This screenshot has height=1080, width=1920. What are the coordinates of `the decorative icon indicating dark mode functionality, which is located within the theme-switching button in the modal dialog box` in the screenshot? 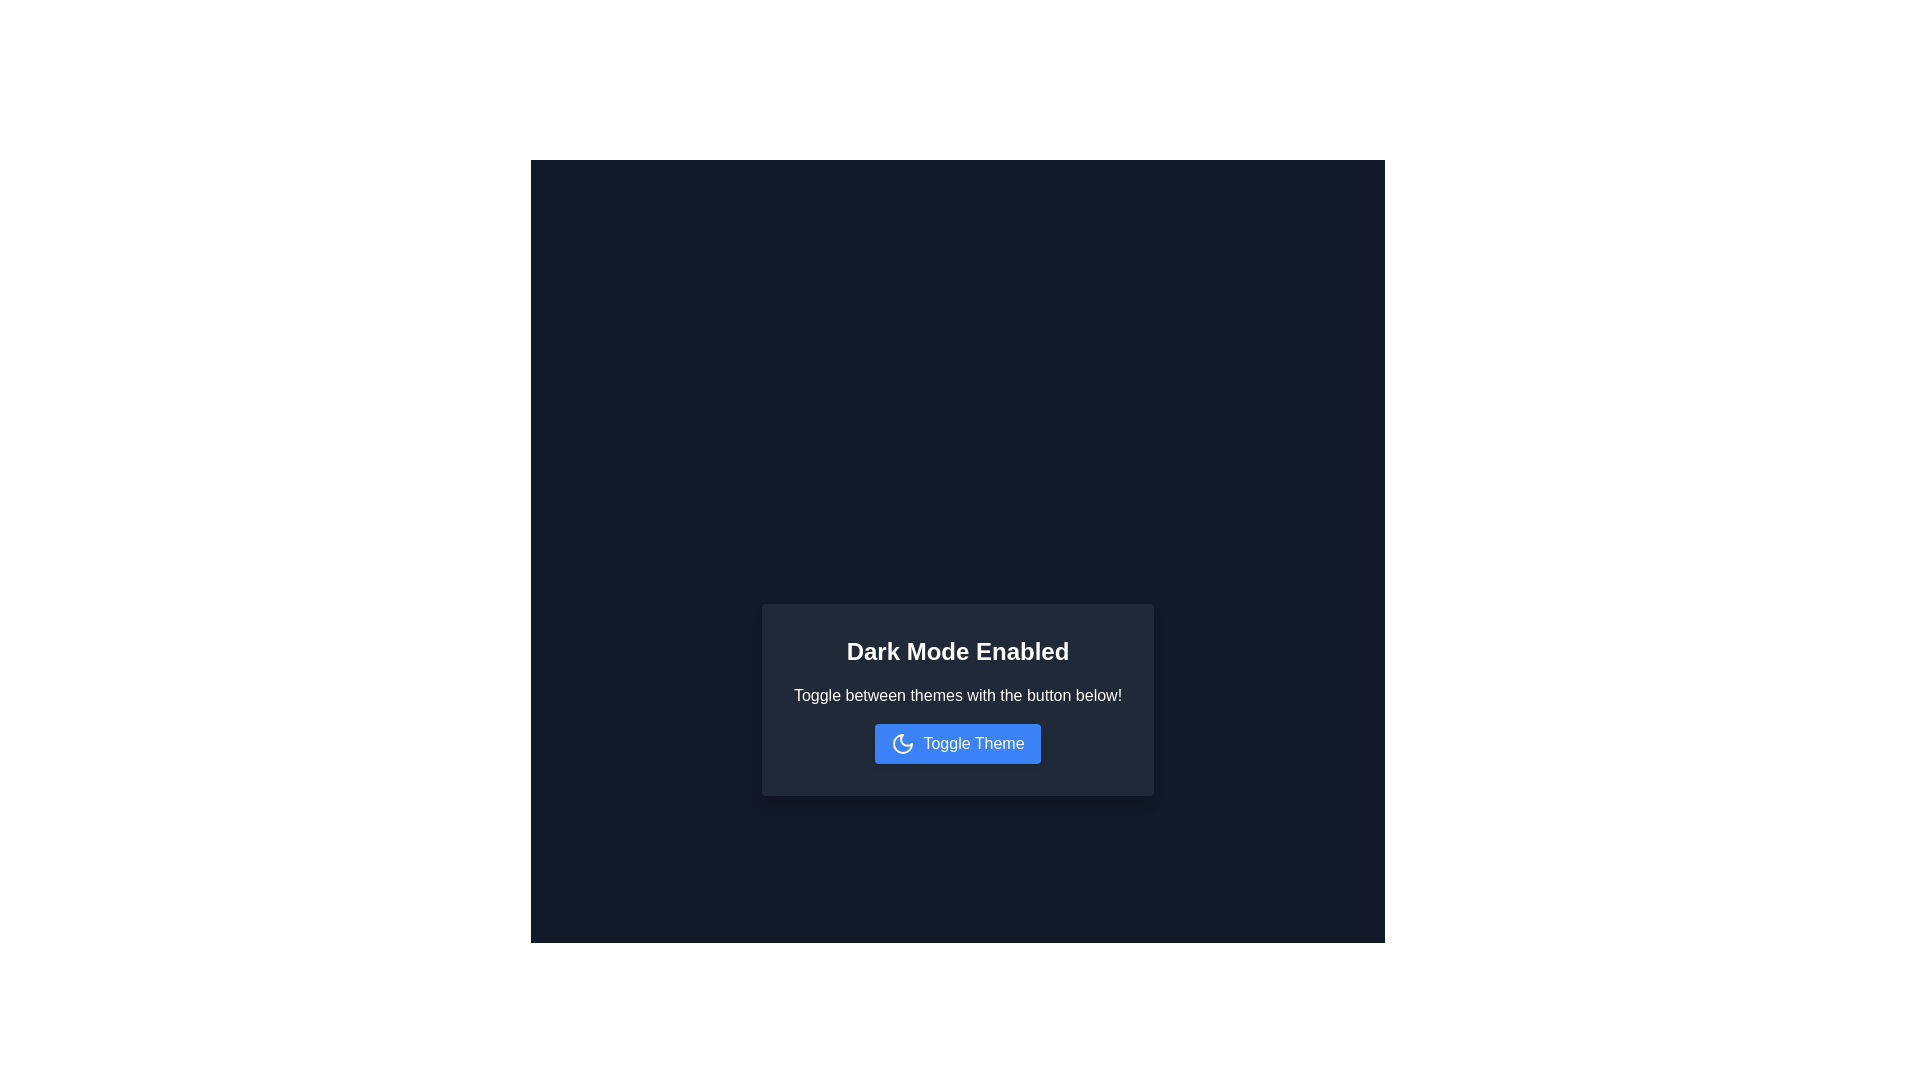 It's located at (902, 744).